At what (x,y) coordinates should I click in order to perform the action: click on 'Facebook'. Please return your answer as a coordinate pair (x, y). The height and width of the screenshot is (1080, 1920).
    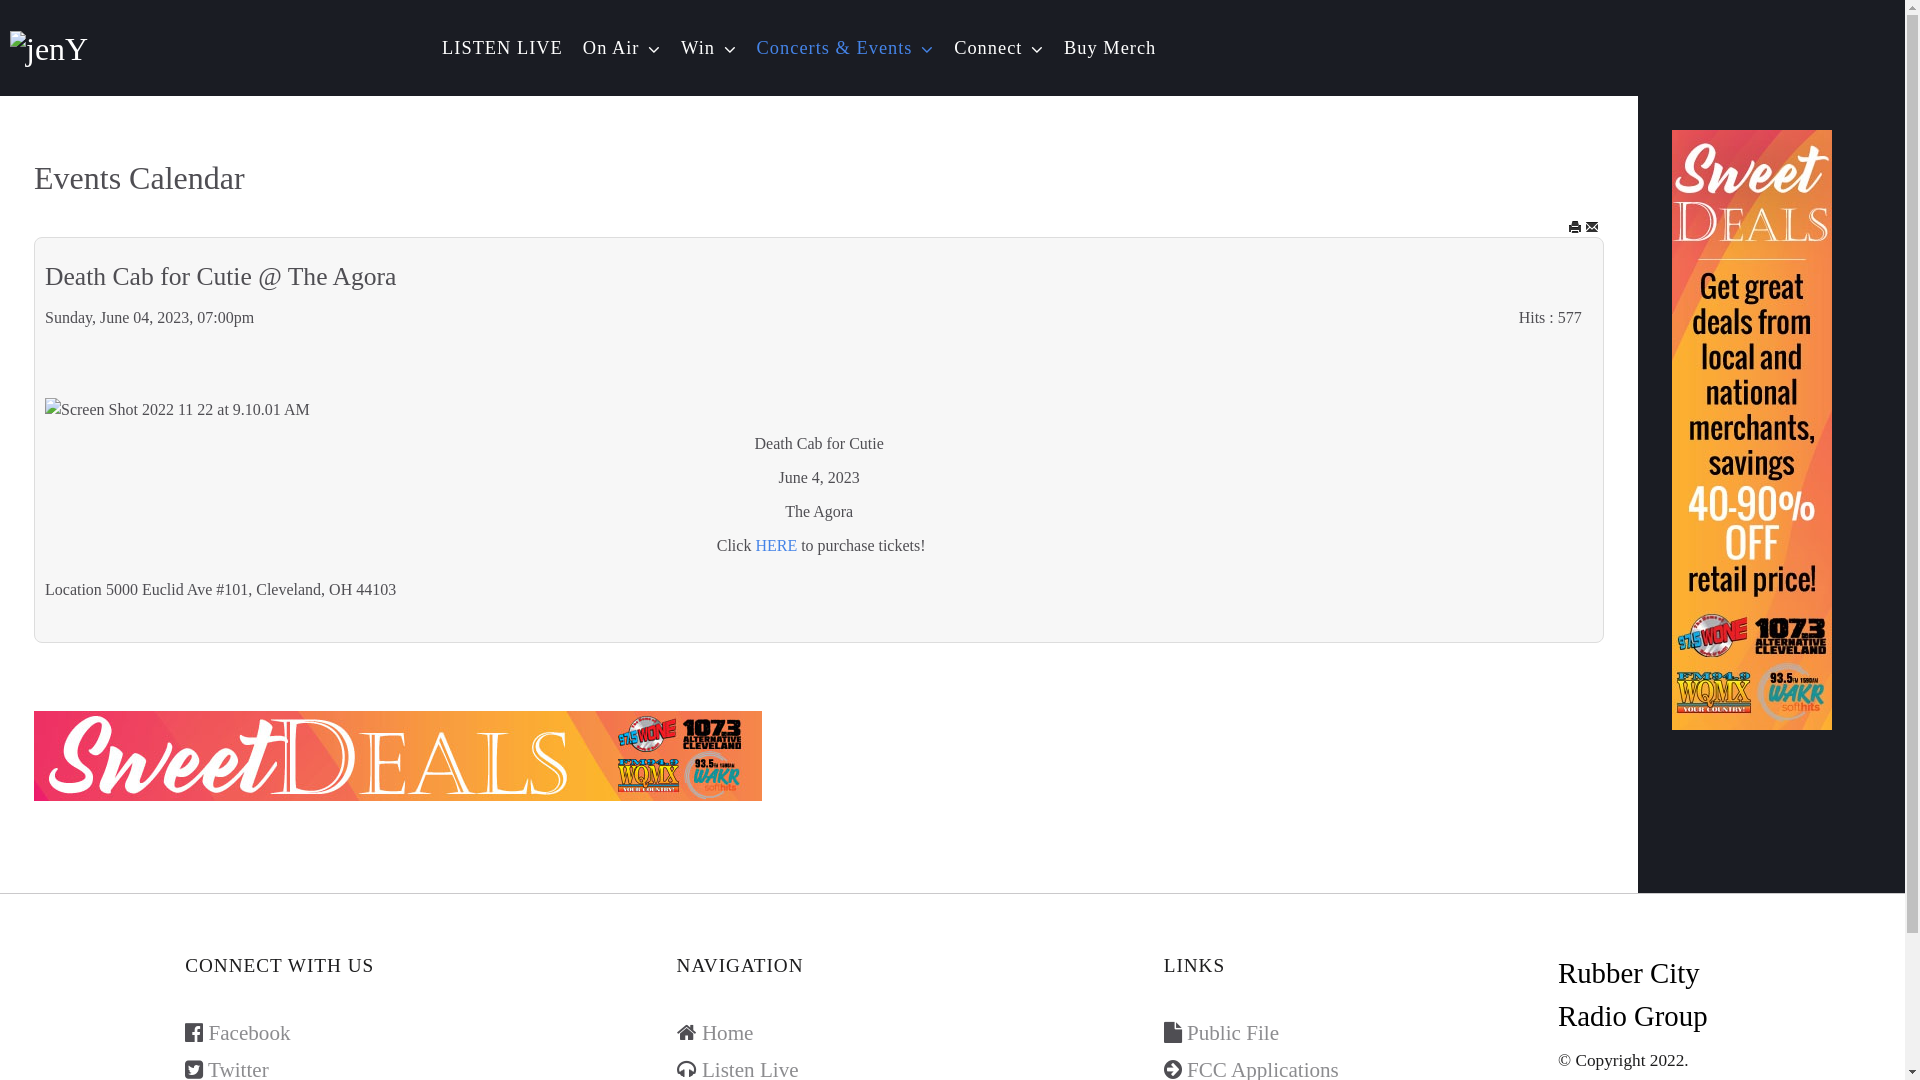
    Looking at the image, I should click on (248, 1033).